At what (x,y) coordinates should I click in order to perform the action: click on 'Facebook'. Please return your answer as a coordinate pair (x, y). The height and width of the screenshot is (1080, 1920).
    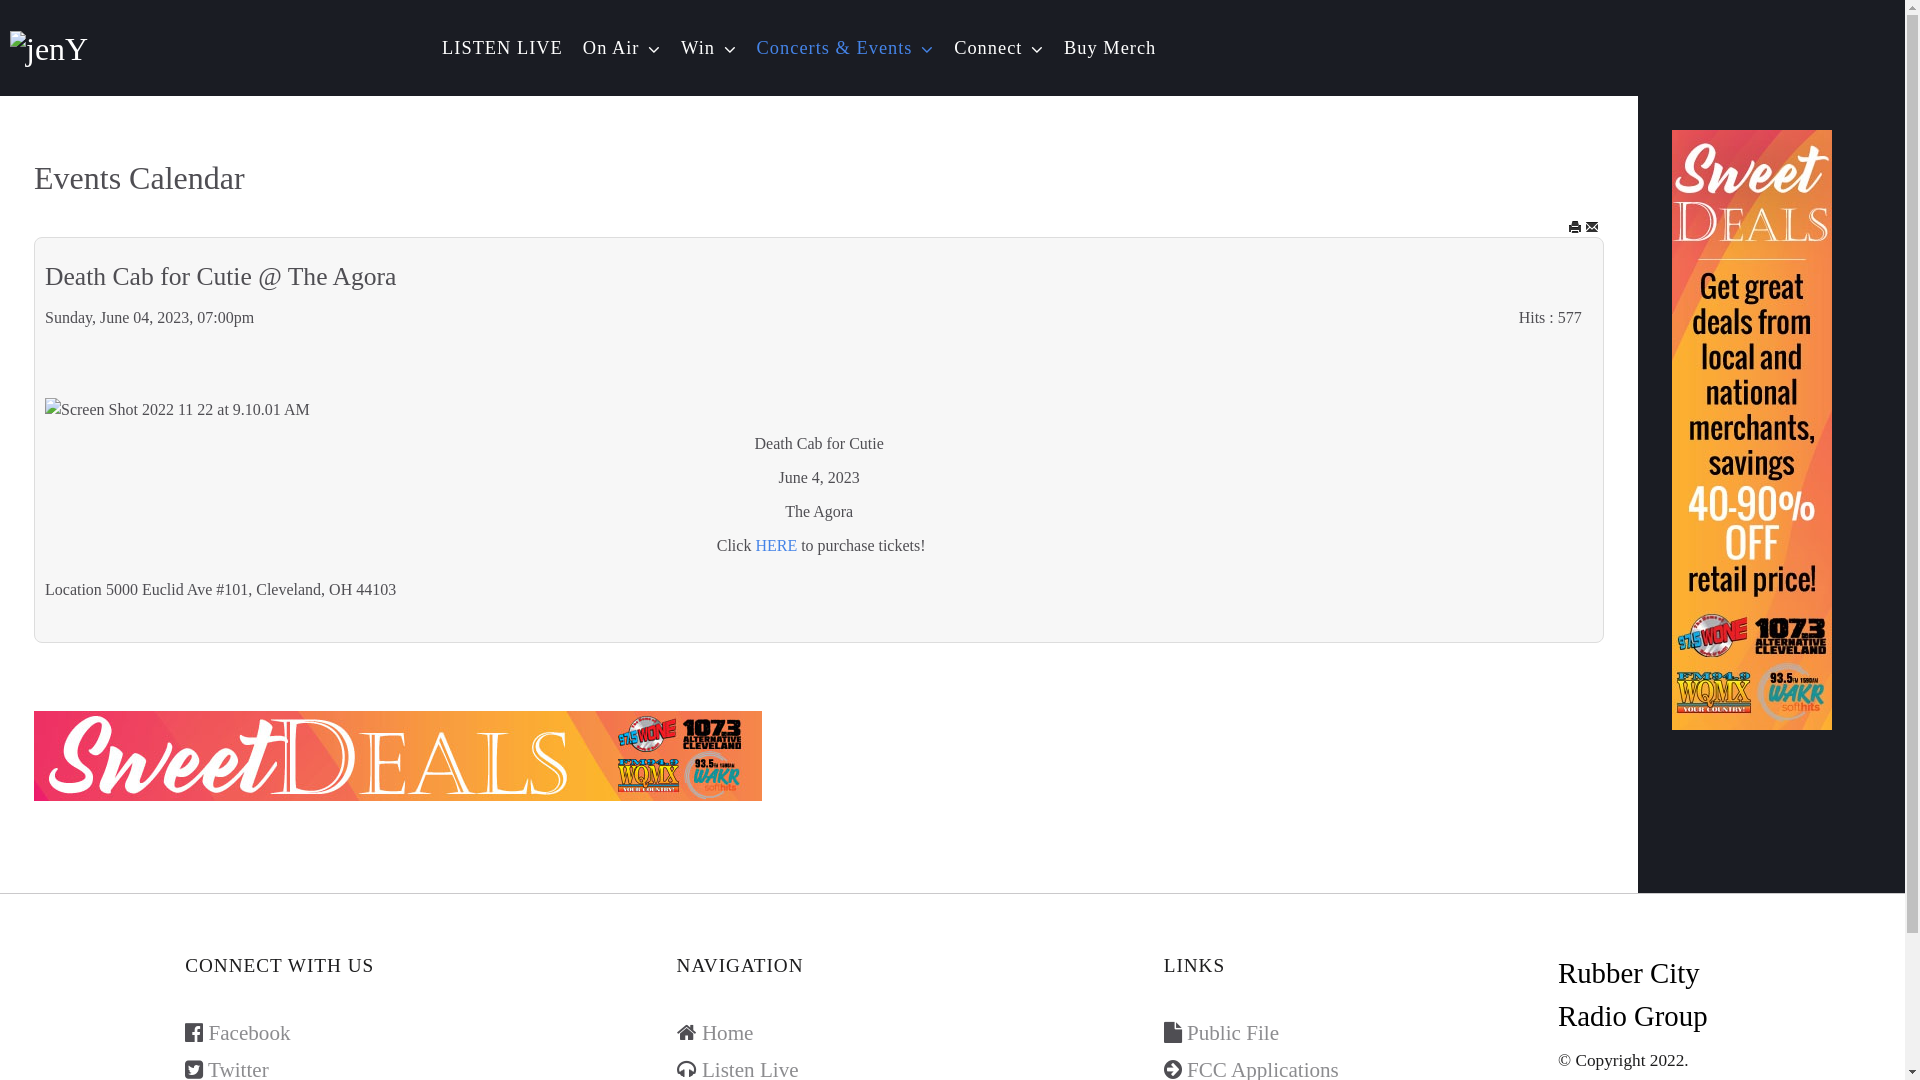
    Looking at the image, I should click on (248, 1033).